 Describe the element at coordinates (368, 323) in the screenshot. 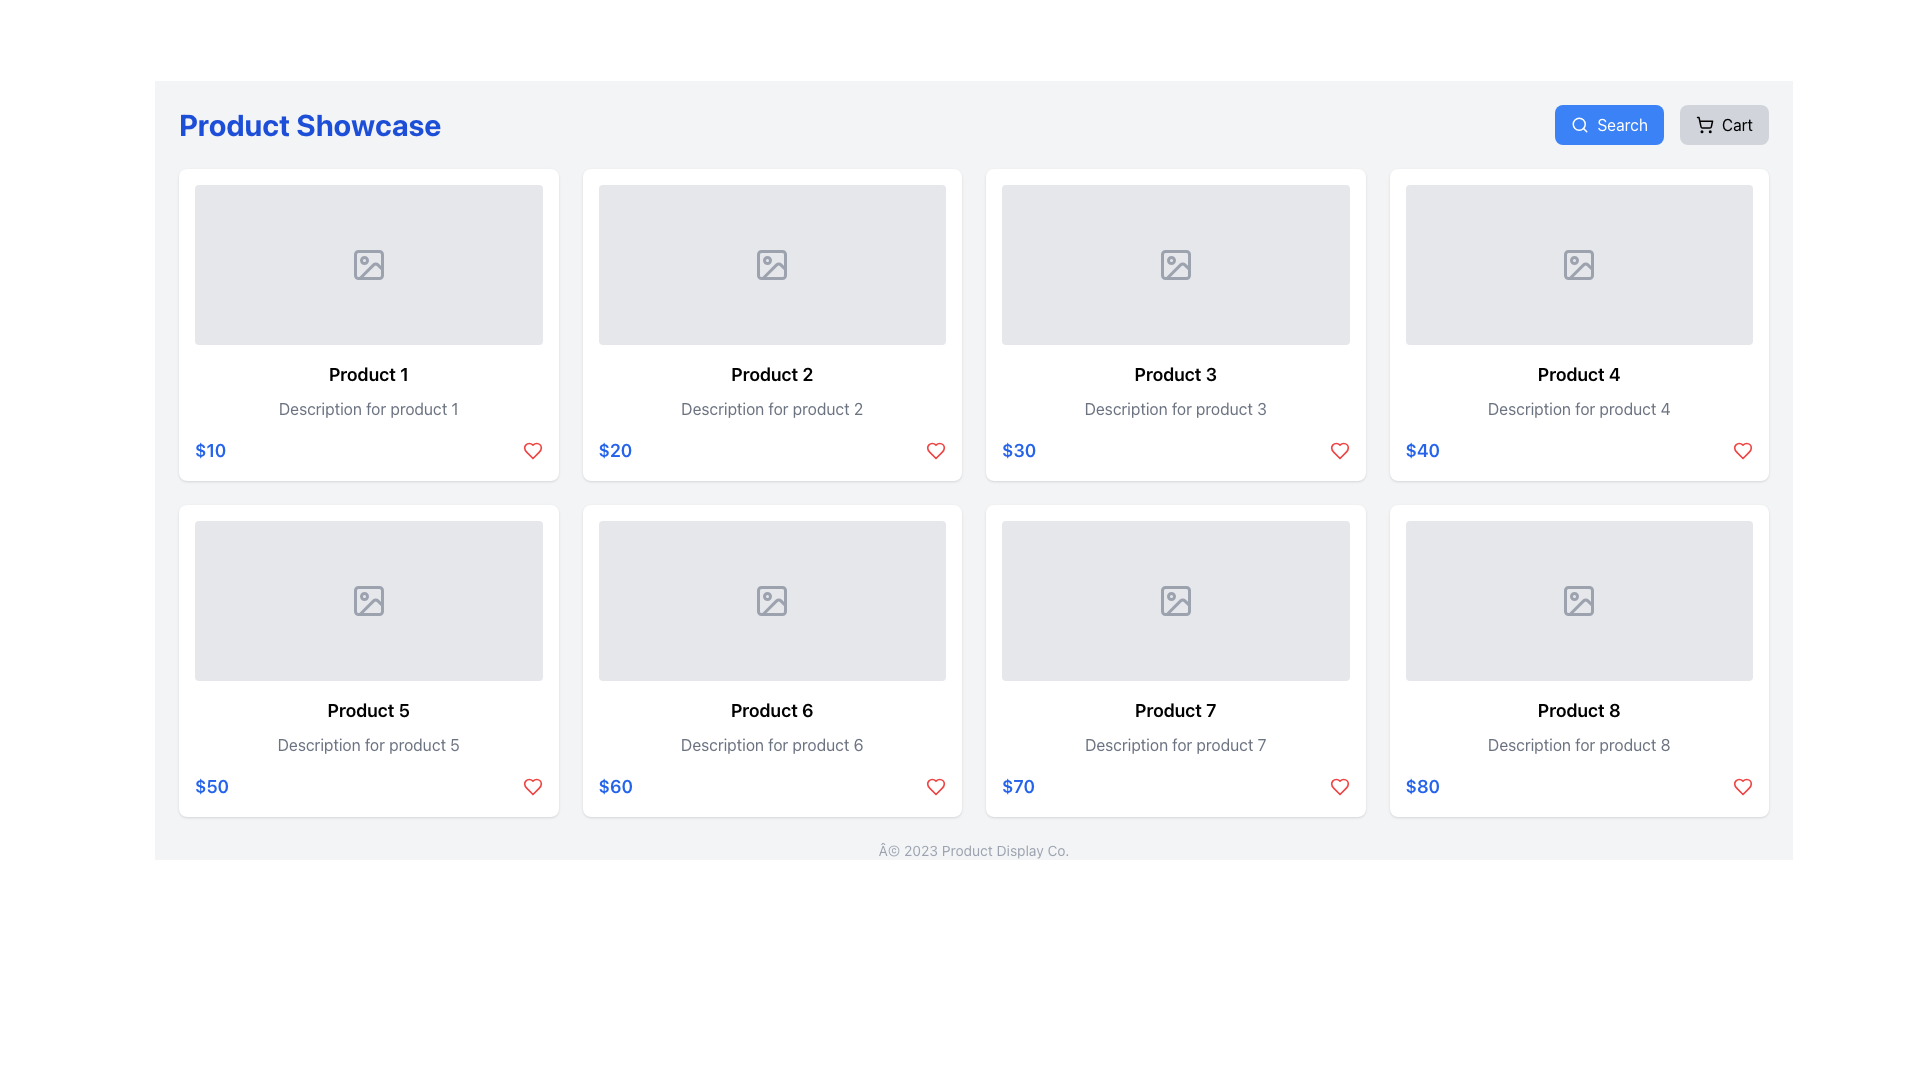

I see `the top-left product card in the shopping interface, which includes an image placeholder, name, description, and price` at that location.